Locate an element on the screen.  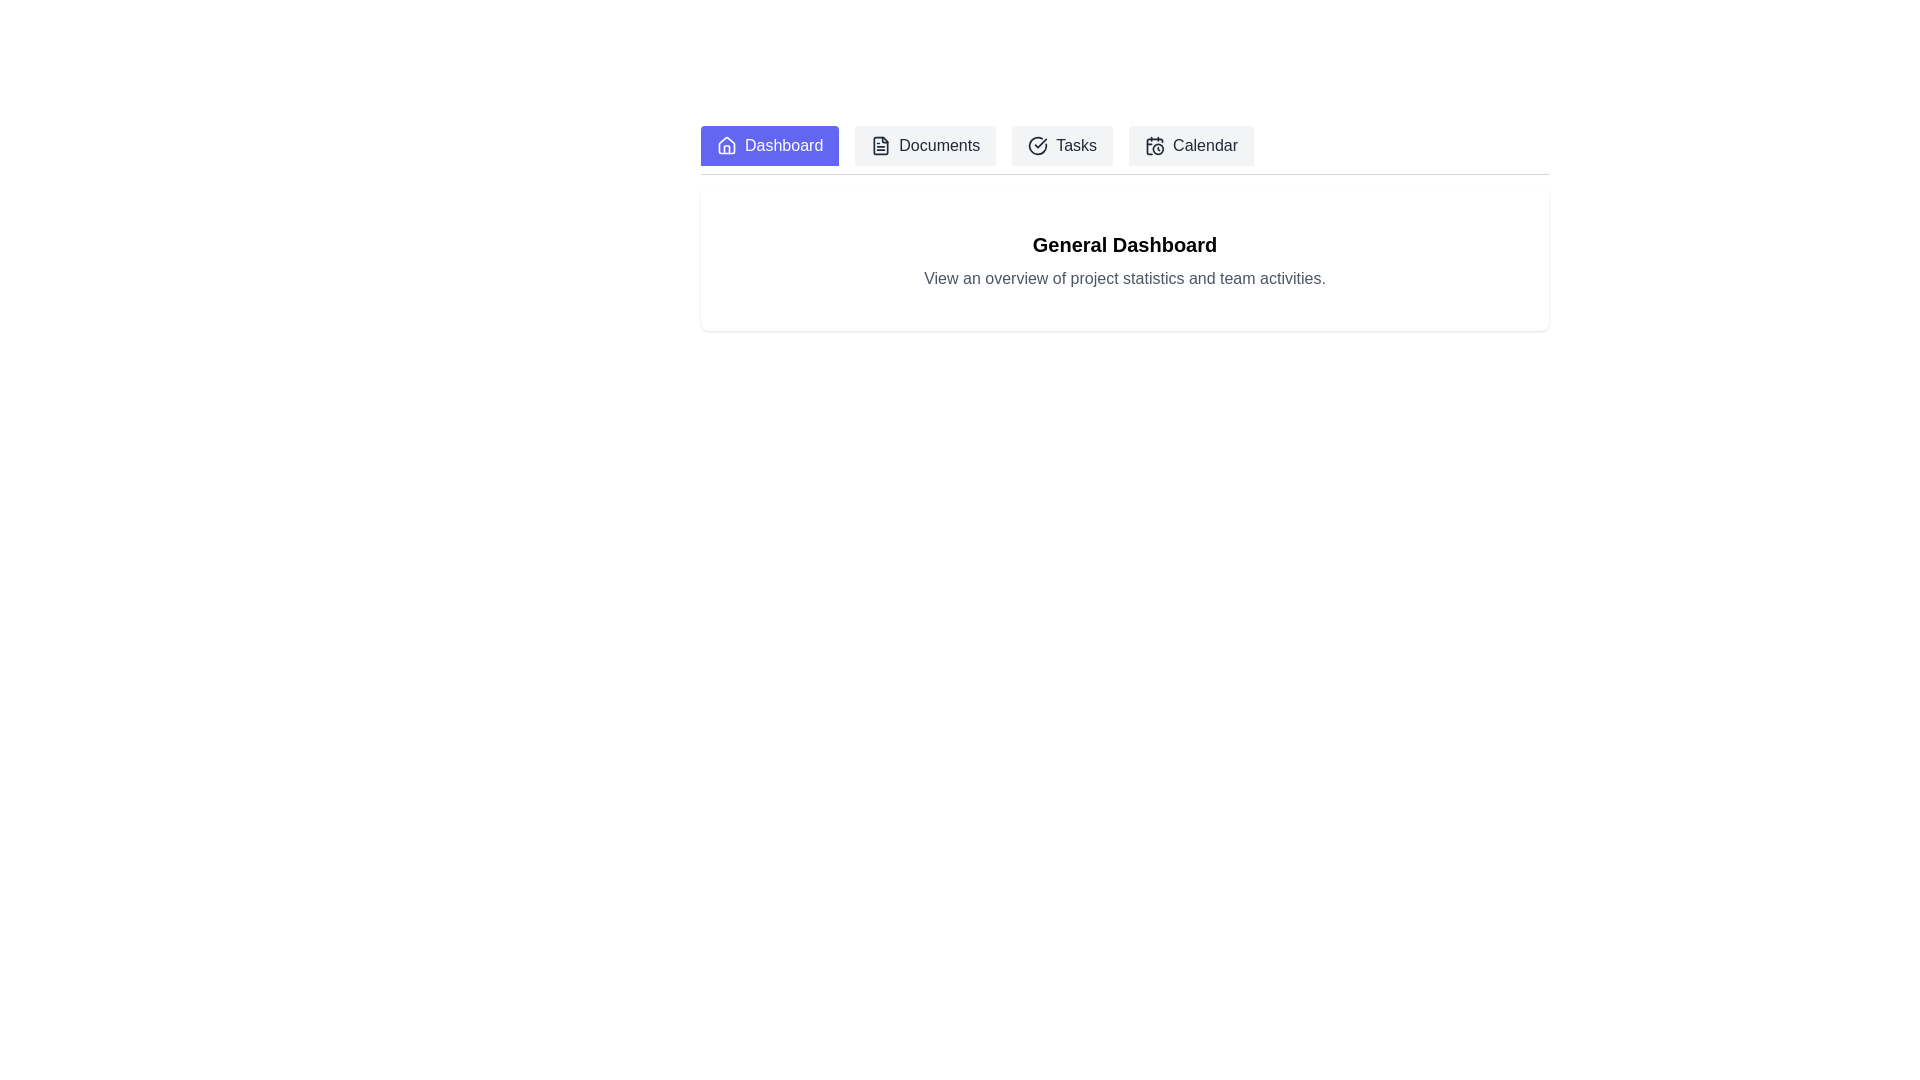
the Documents icon in the navigation bar is located at coordinates (880, 145).